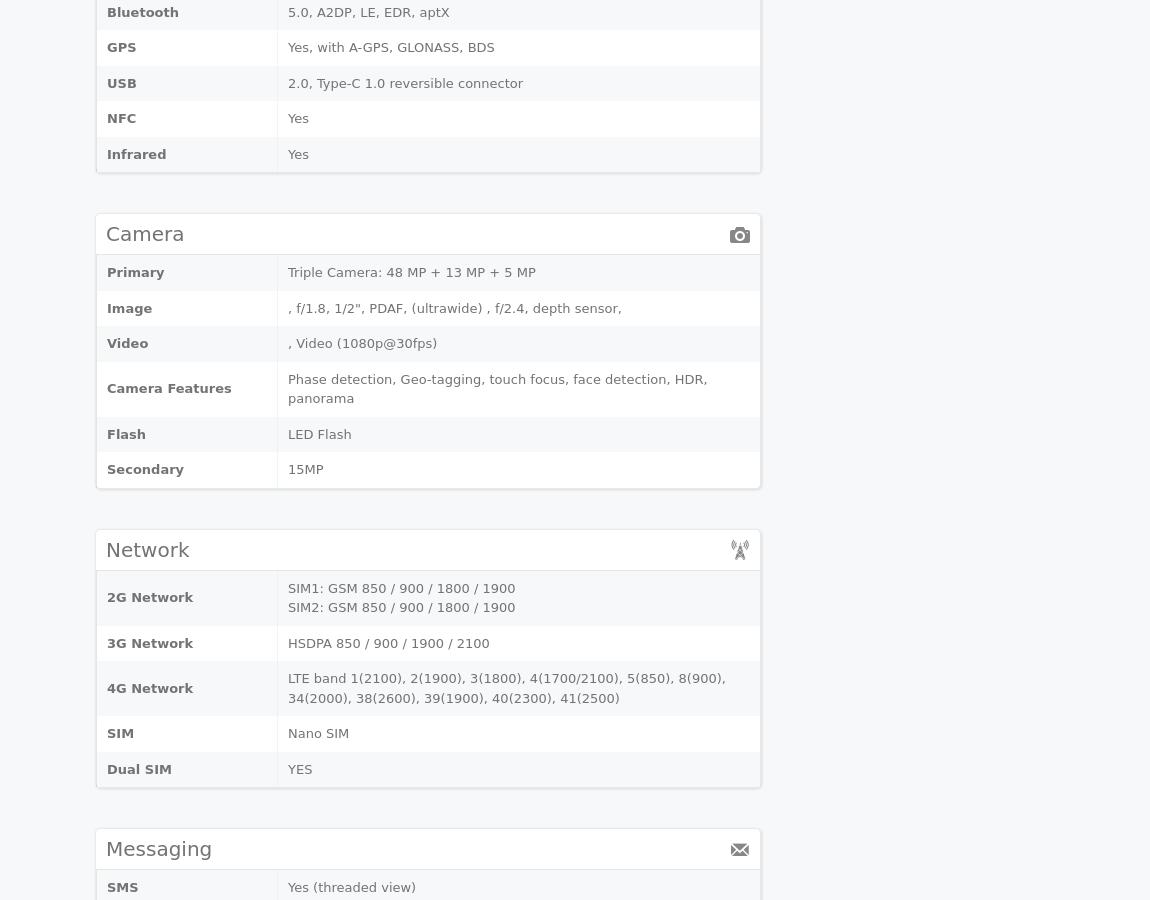 This screenshot has width=1150, height=900. I want to click on ', Video (1080p@30fps)', so click(362, 343).